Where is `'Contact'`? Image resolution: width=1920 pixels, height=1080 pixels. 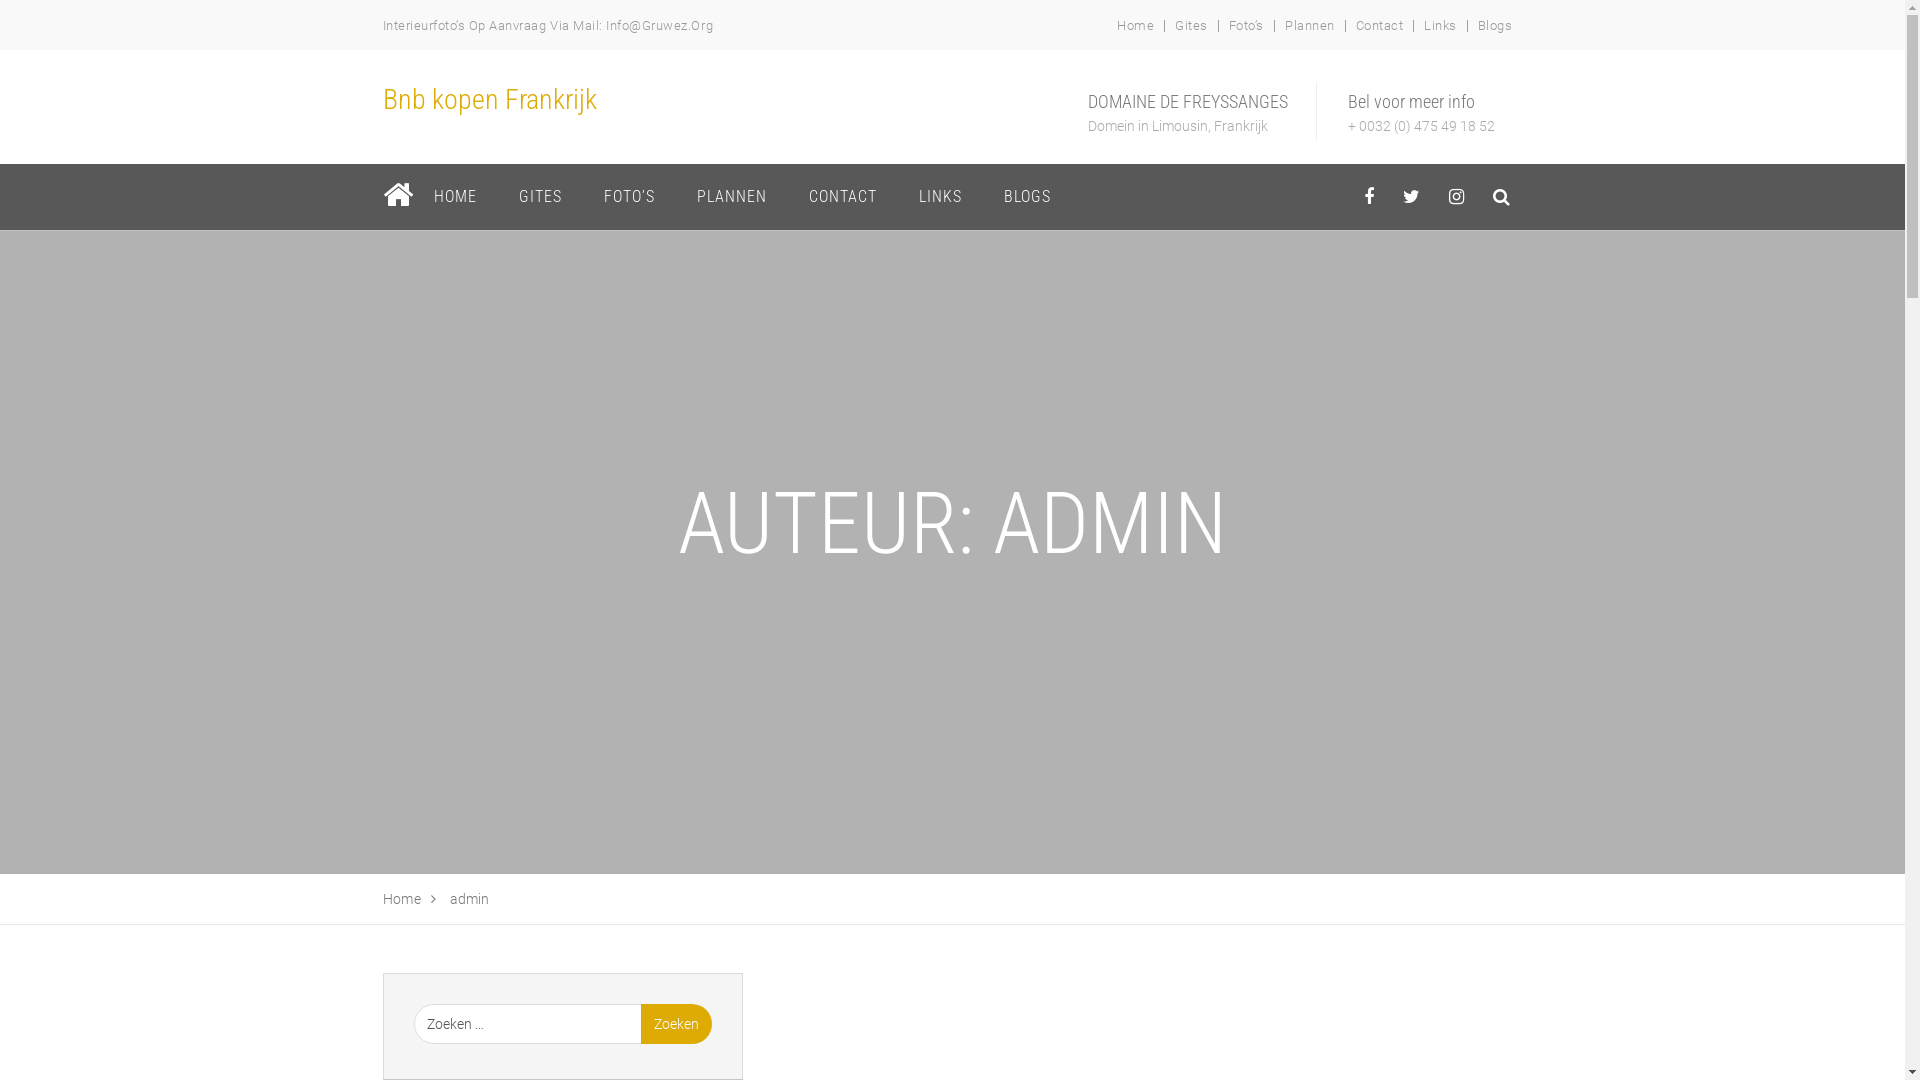
'Contact' is located at coordinates (1379, 25).